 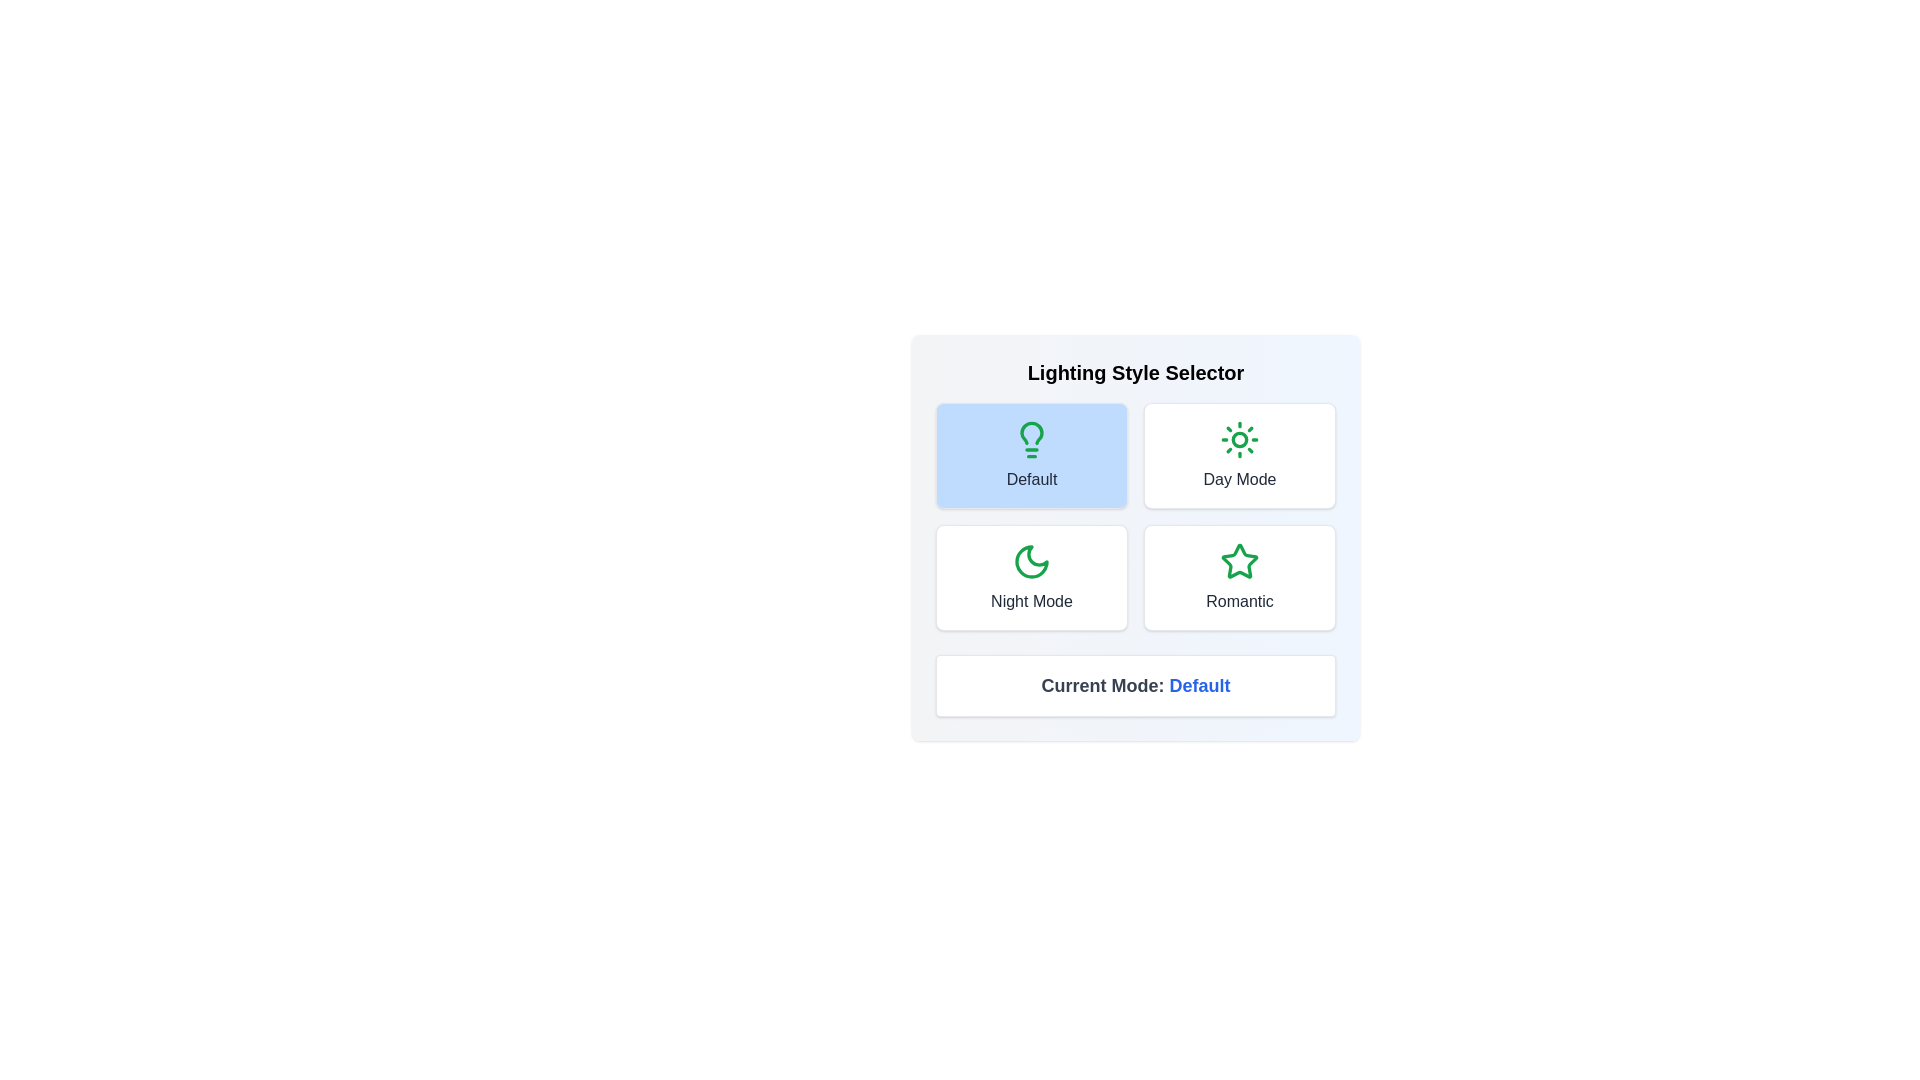 I want to click on the button corresponding to the lighting mode Night Mode, so click(x=1032, y=578).